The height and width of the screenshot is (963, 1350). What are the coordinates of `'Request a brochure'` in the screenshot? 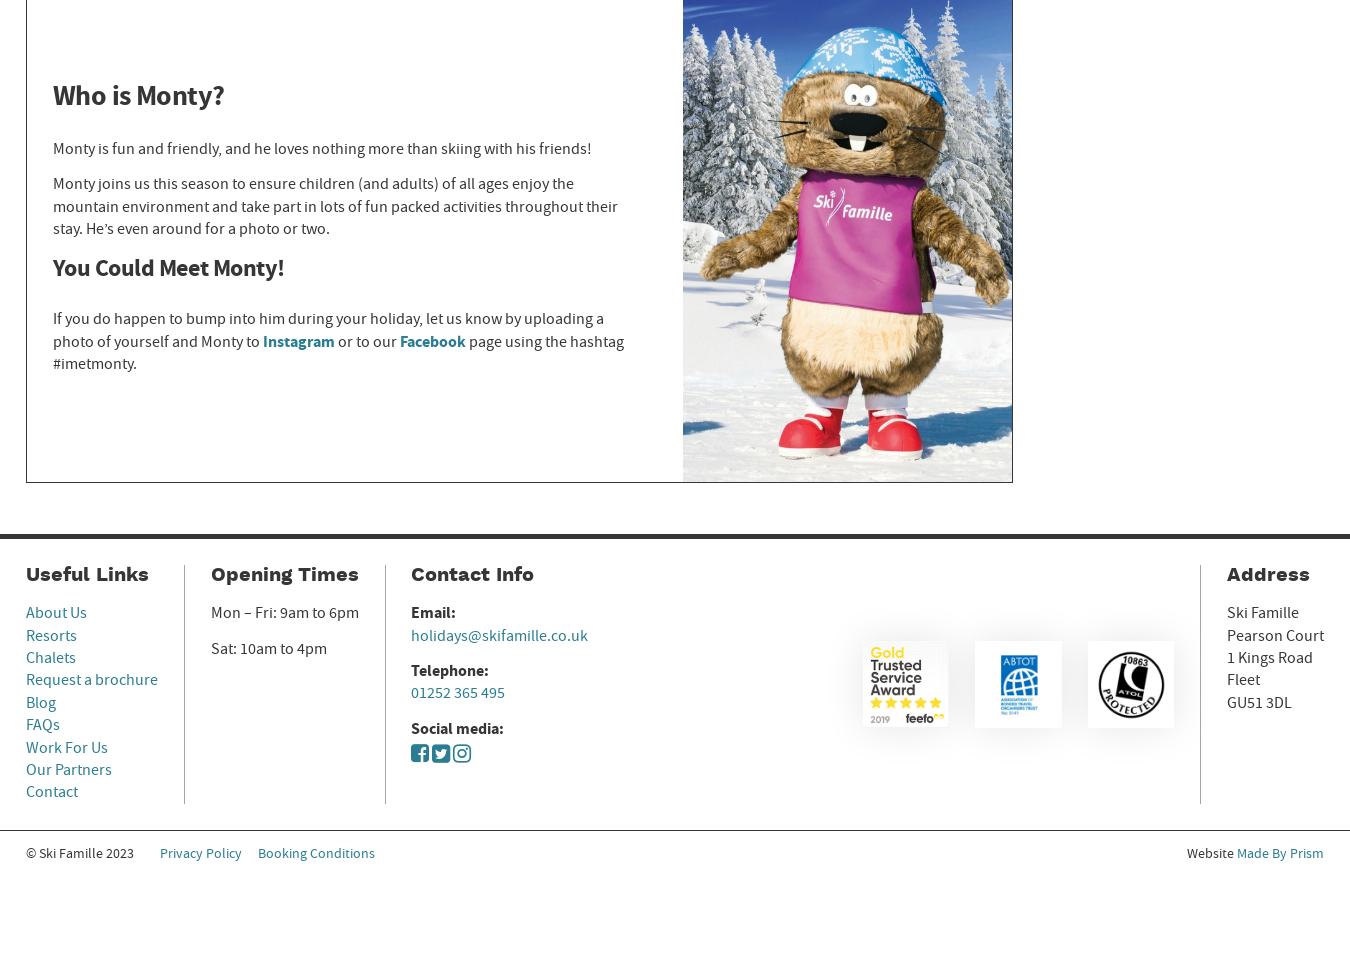 It's located at (89, 679).